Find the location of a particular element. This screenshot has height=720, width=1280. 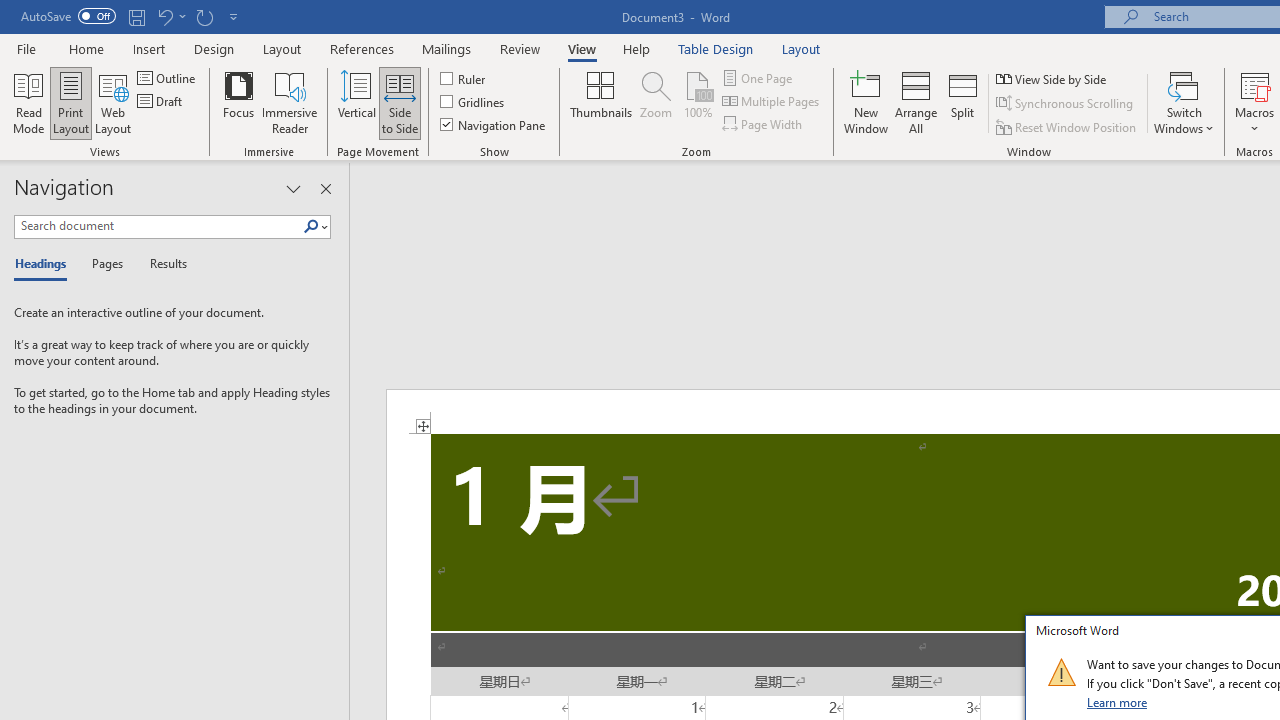

'Focus' is located at coordinates (238, 103).